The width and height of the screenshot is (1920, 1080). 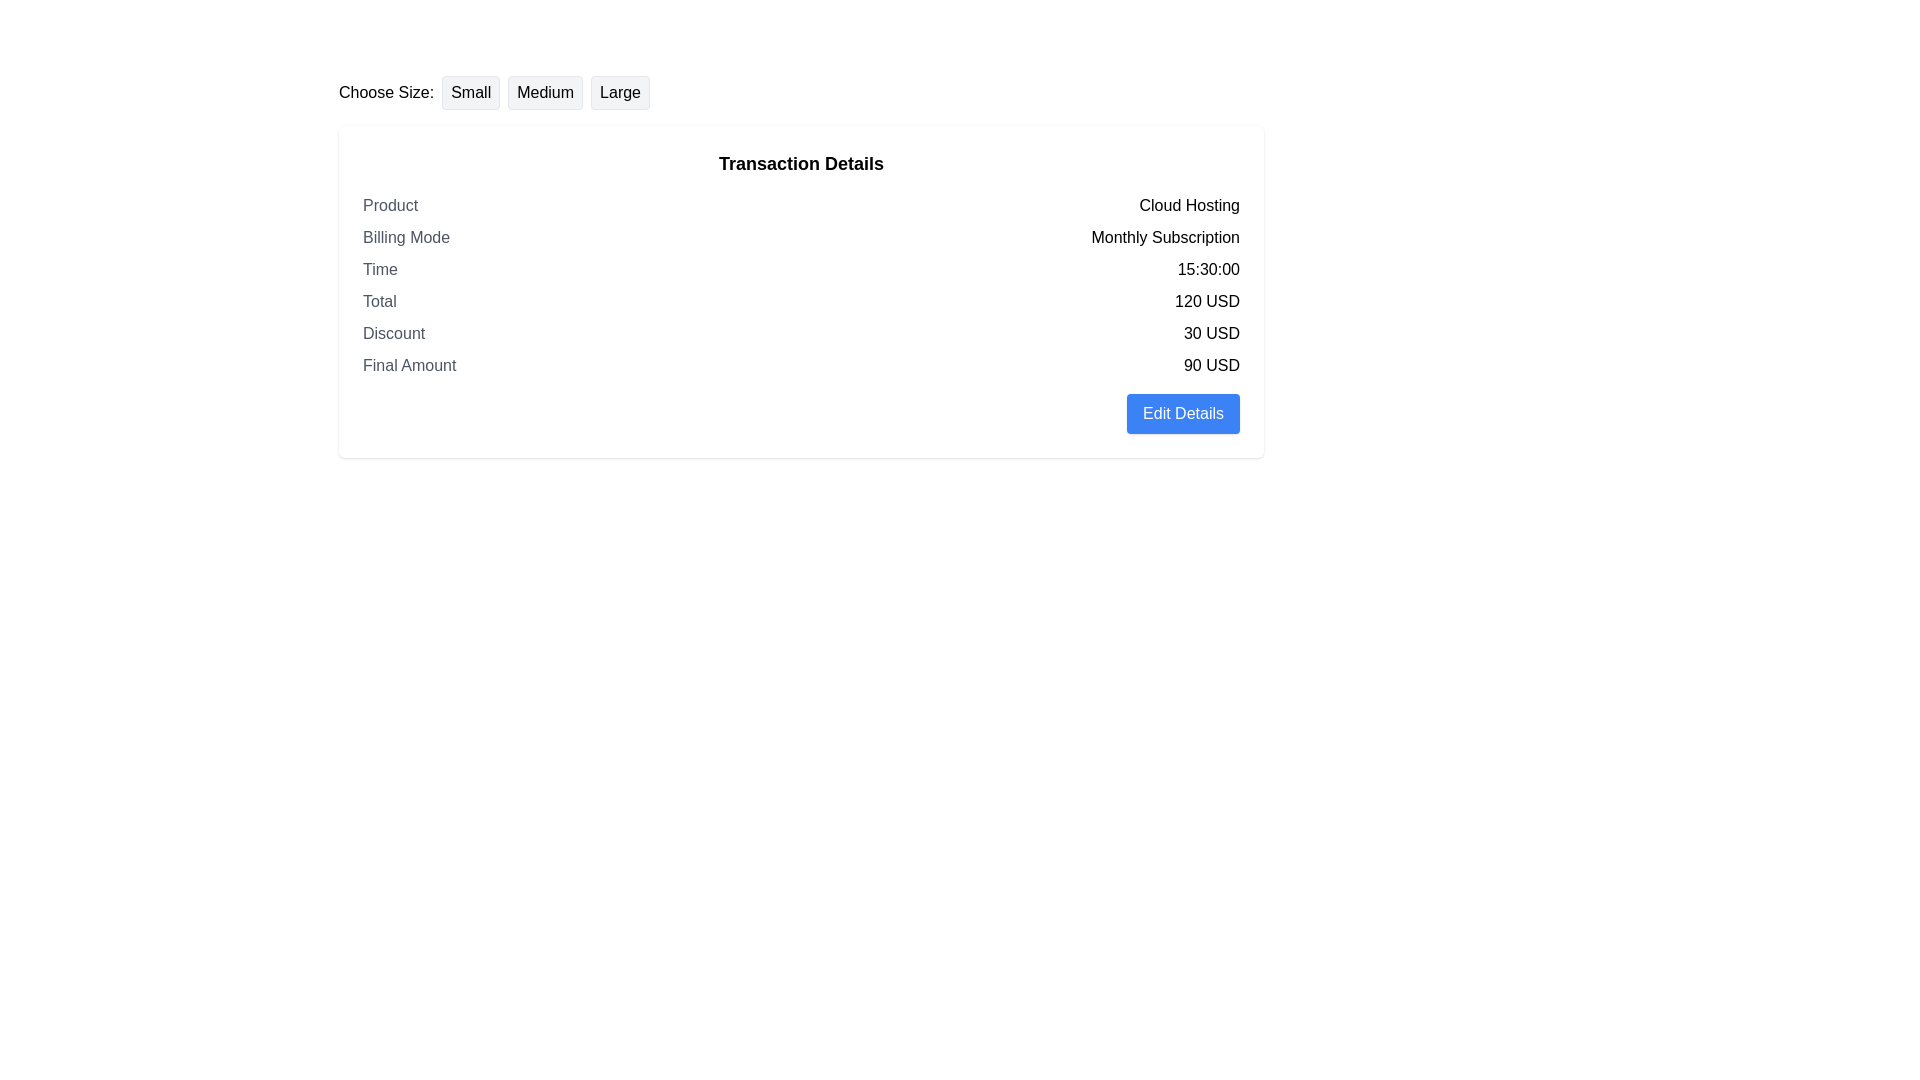 I want to click on the 'Edit Details' button, so click(x=1183, y=412).